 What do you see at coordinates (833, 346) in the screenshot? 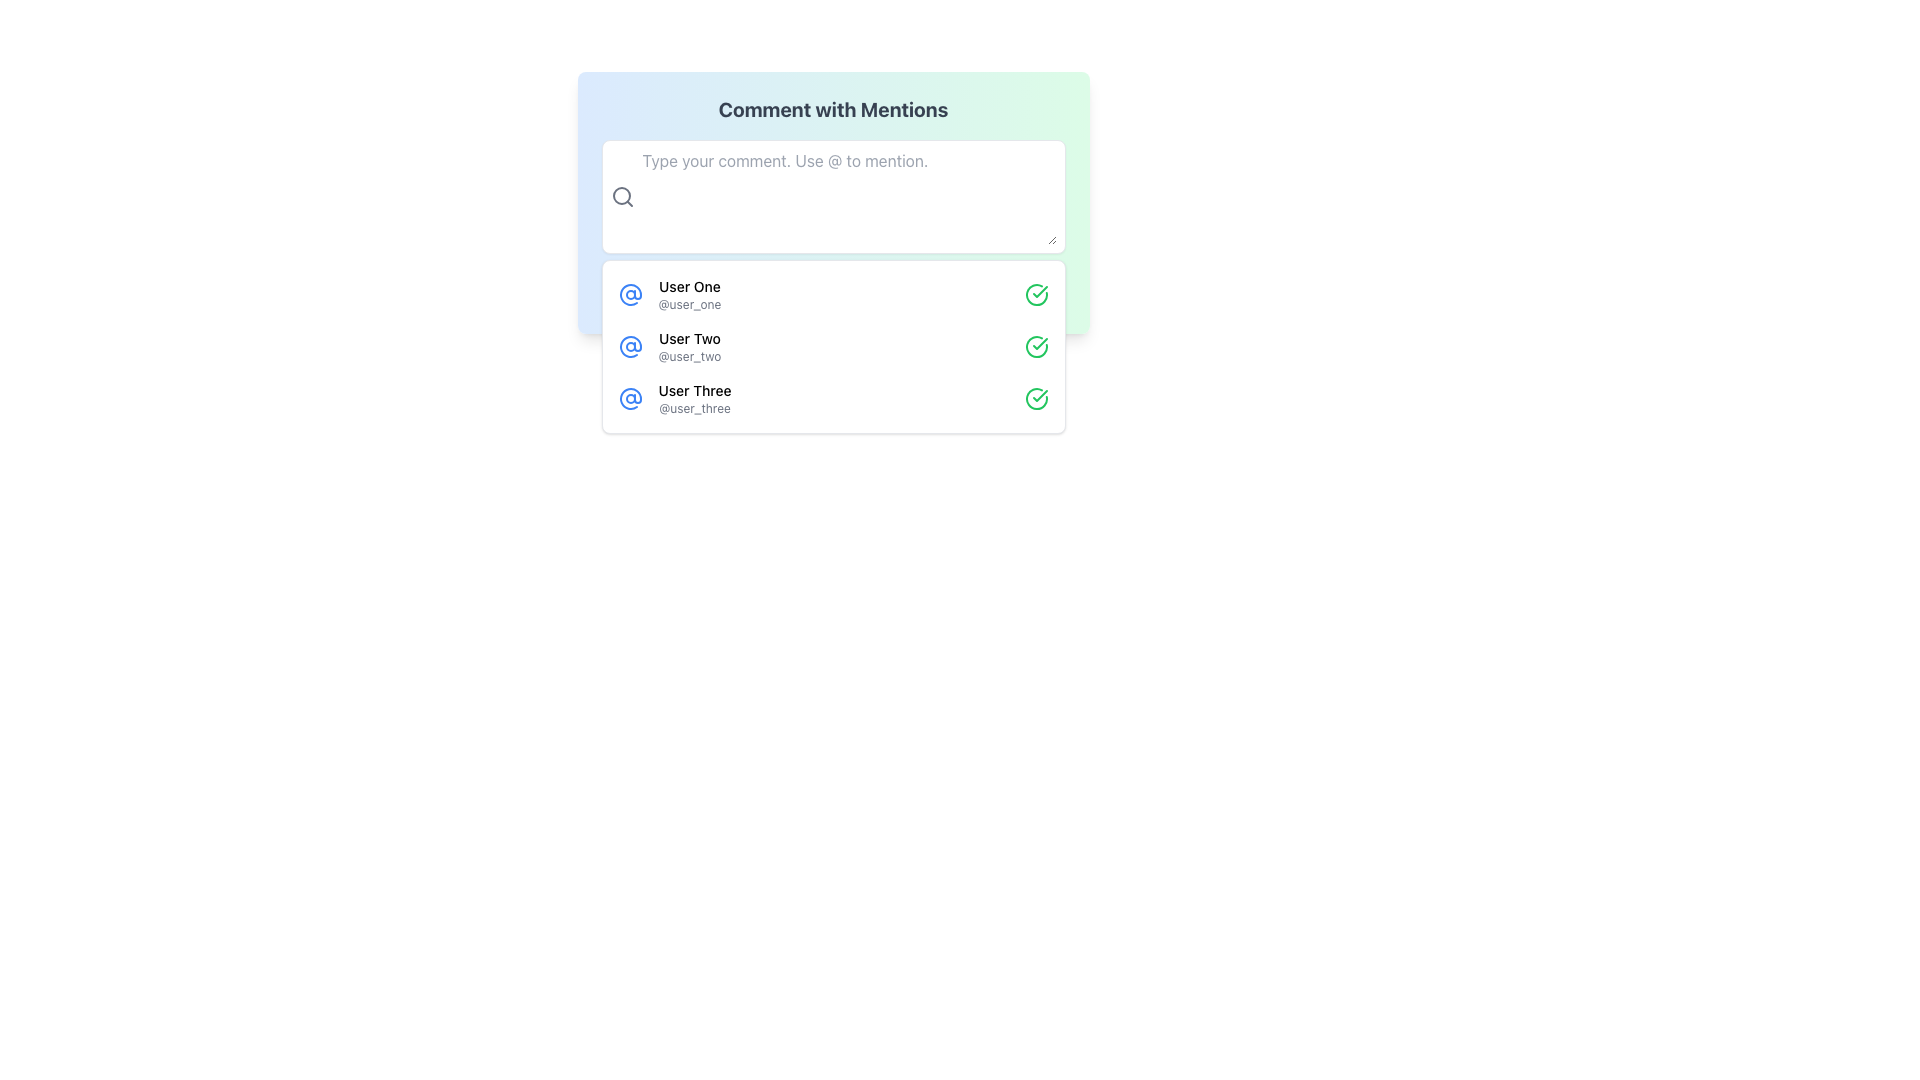
I see `the user mention option for '@user_two' in the dropdown list beneath the 'Comment with Mentions' input field` at bounding box center [833, 346].